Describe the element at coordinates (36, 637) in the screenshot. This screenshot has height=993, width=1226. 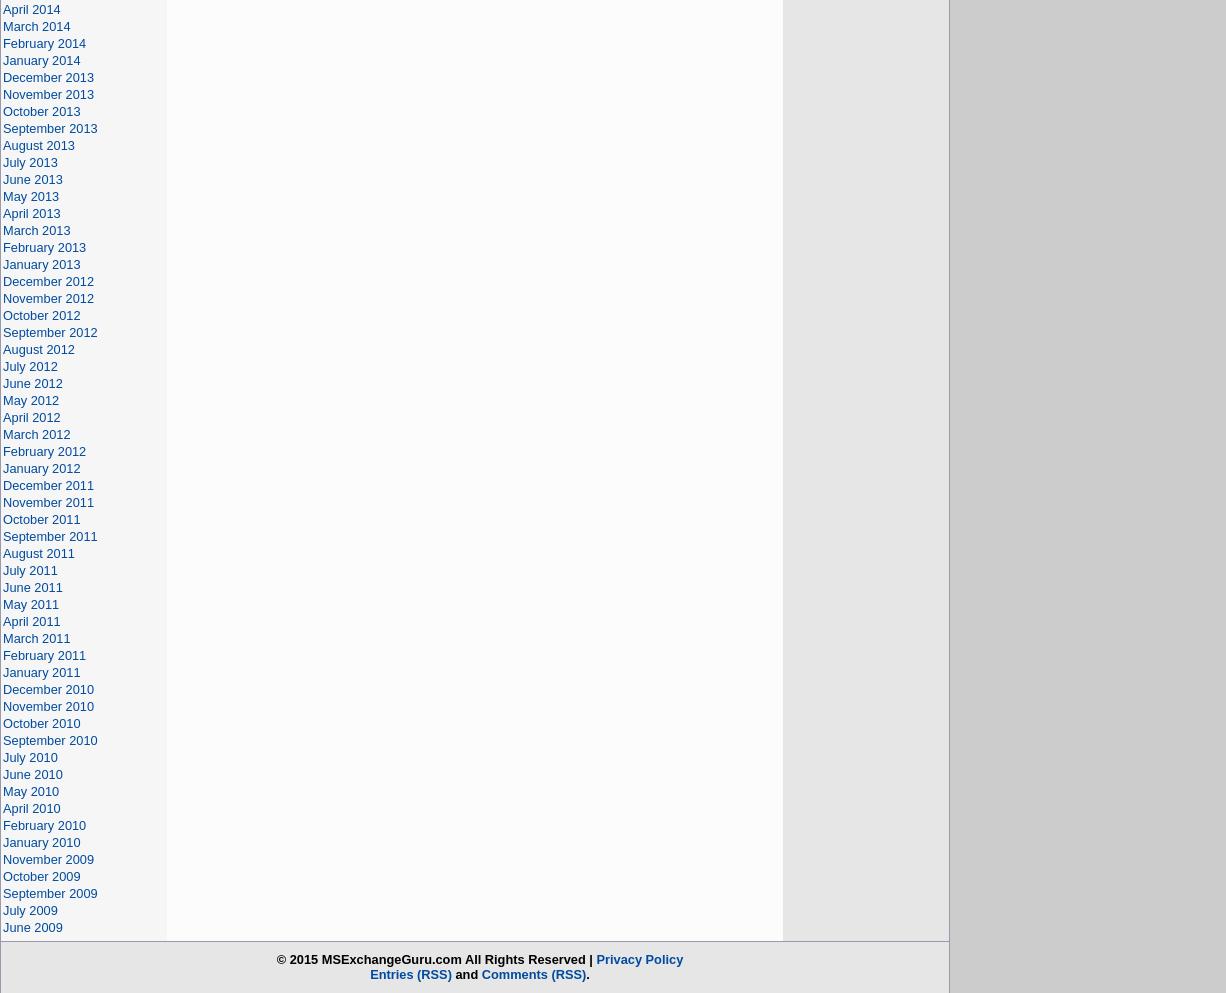
I see `'March 2011'` at that location.